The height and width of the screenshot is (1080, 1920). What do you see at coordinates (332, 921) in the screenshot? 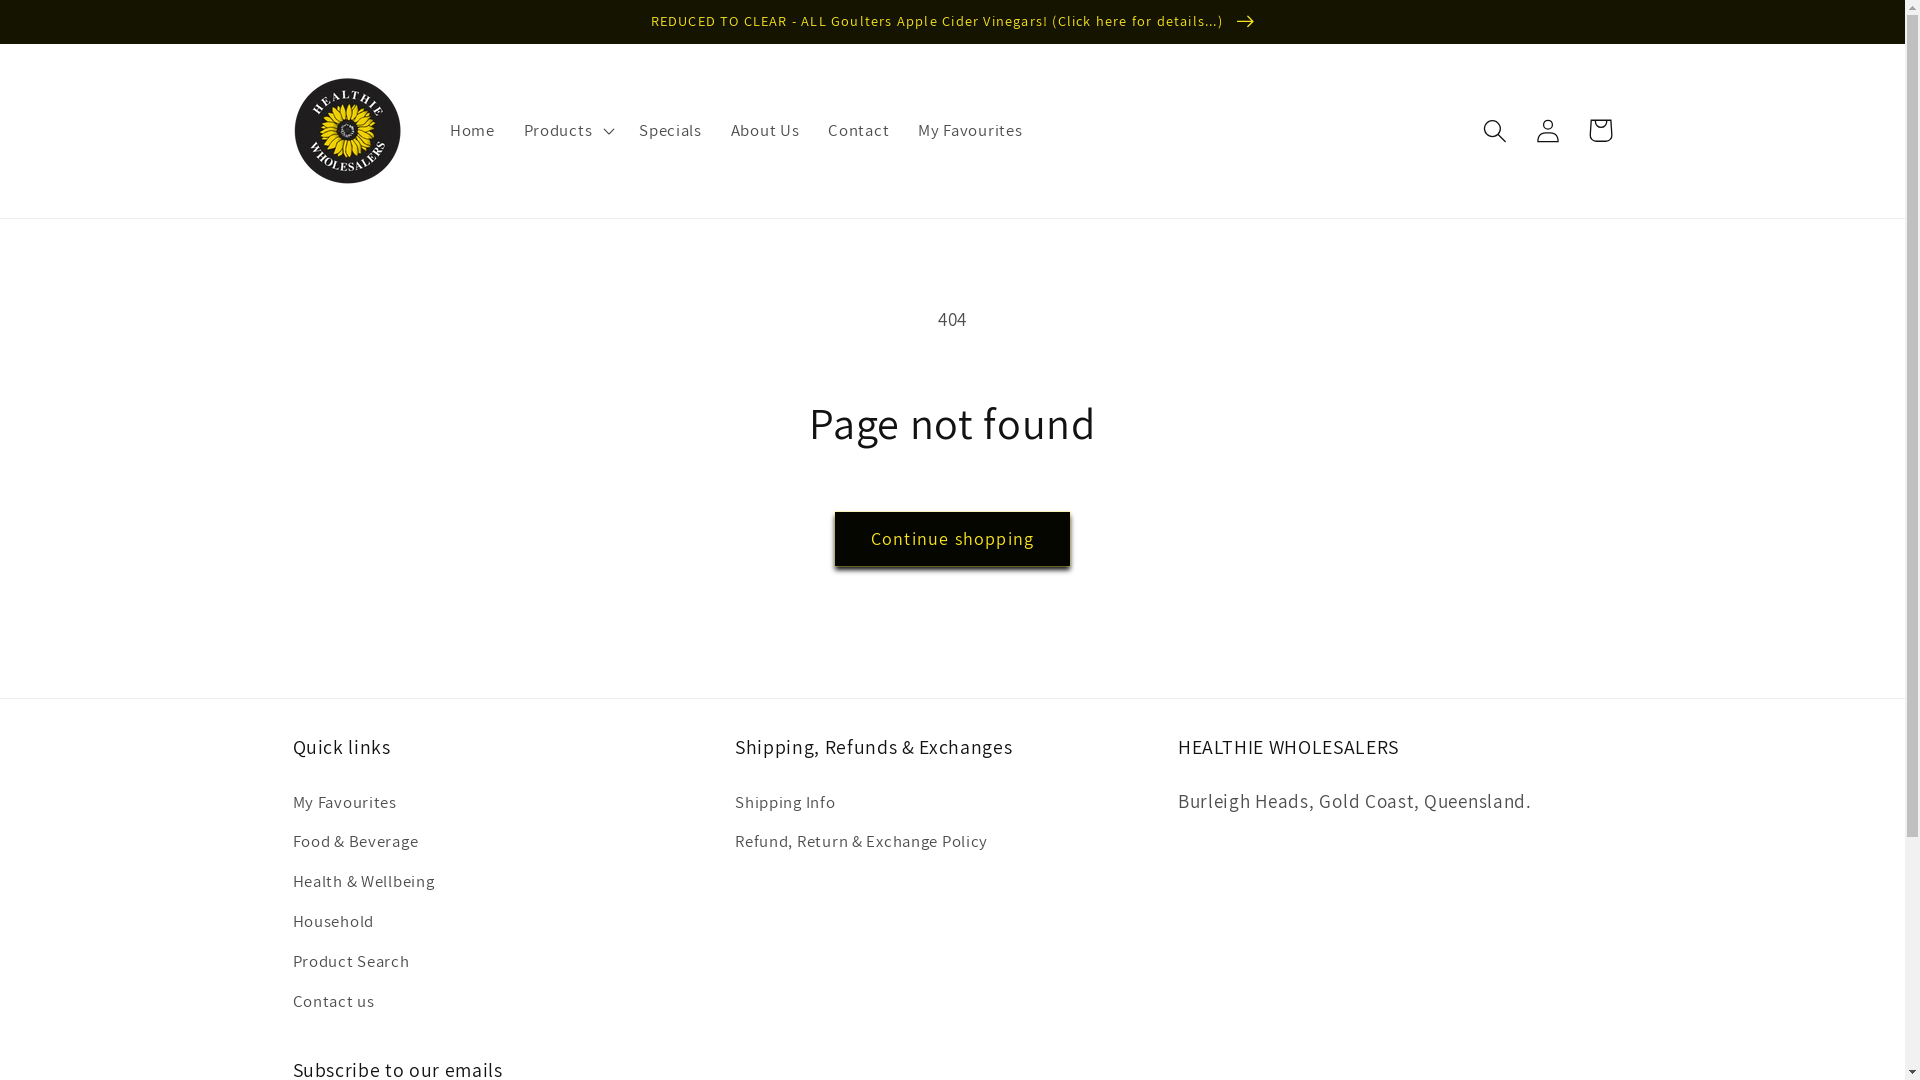
I see `'Household'` at bounding box center [332, 921].